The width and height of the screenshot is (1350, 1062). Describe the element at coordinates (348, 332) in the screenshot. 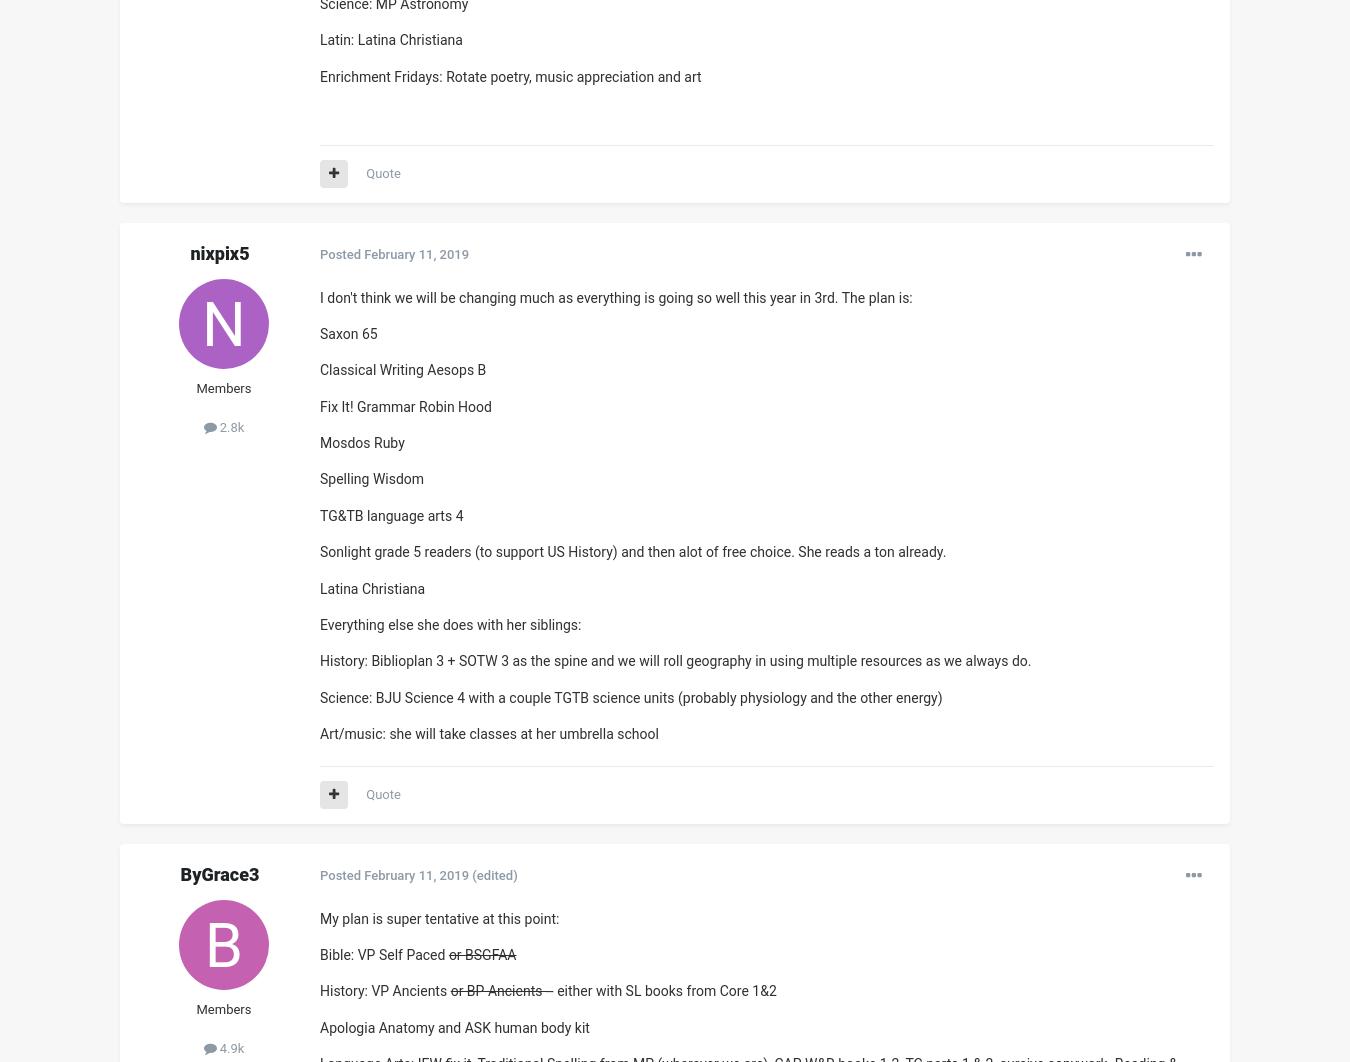

I see `'Saxon 65'` at that location.